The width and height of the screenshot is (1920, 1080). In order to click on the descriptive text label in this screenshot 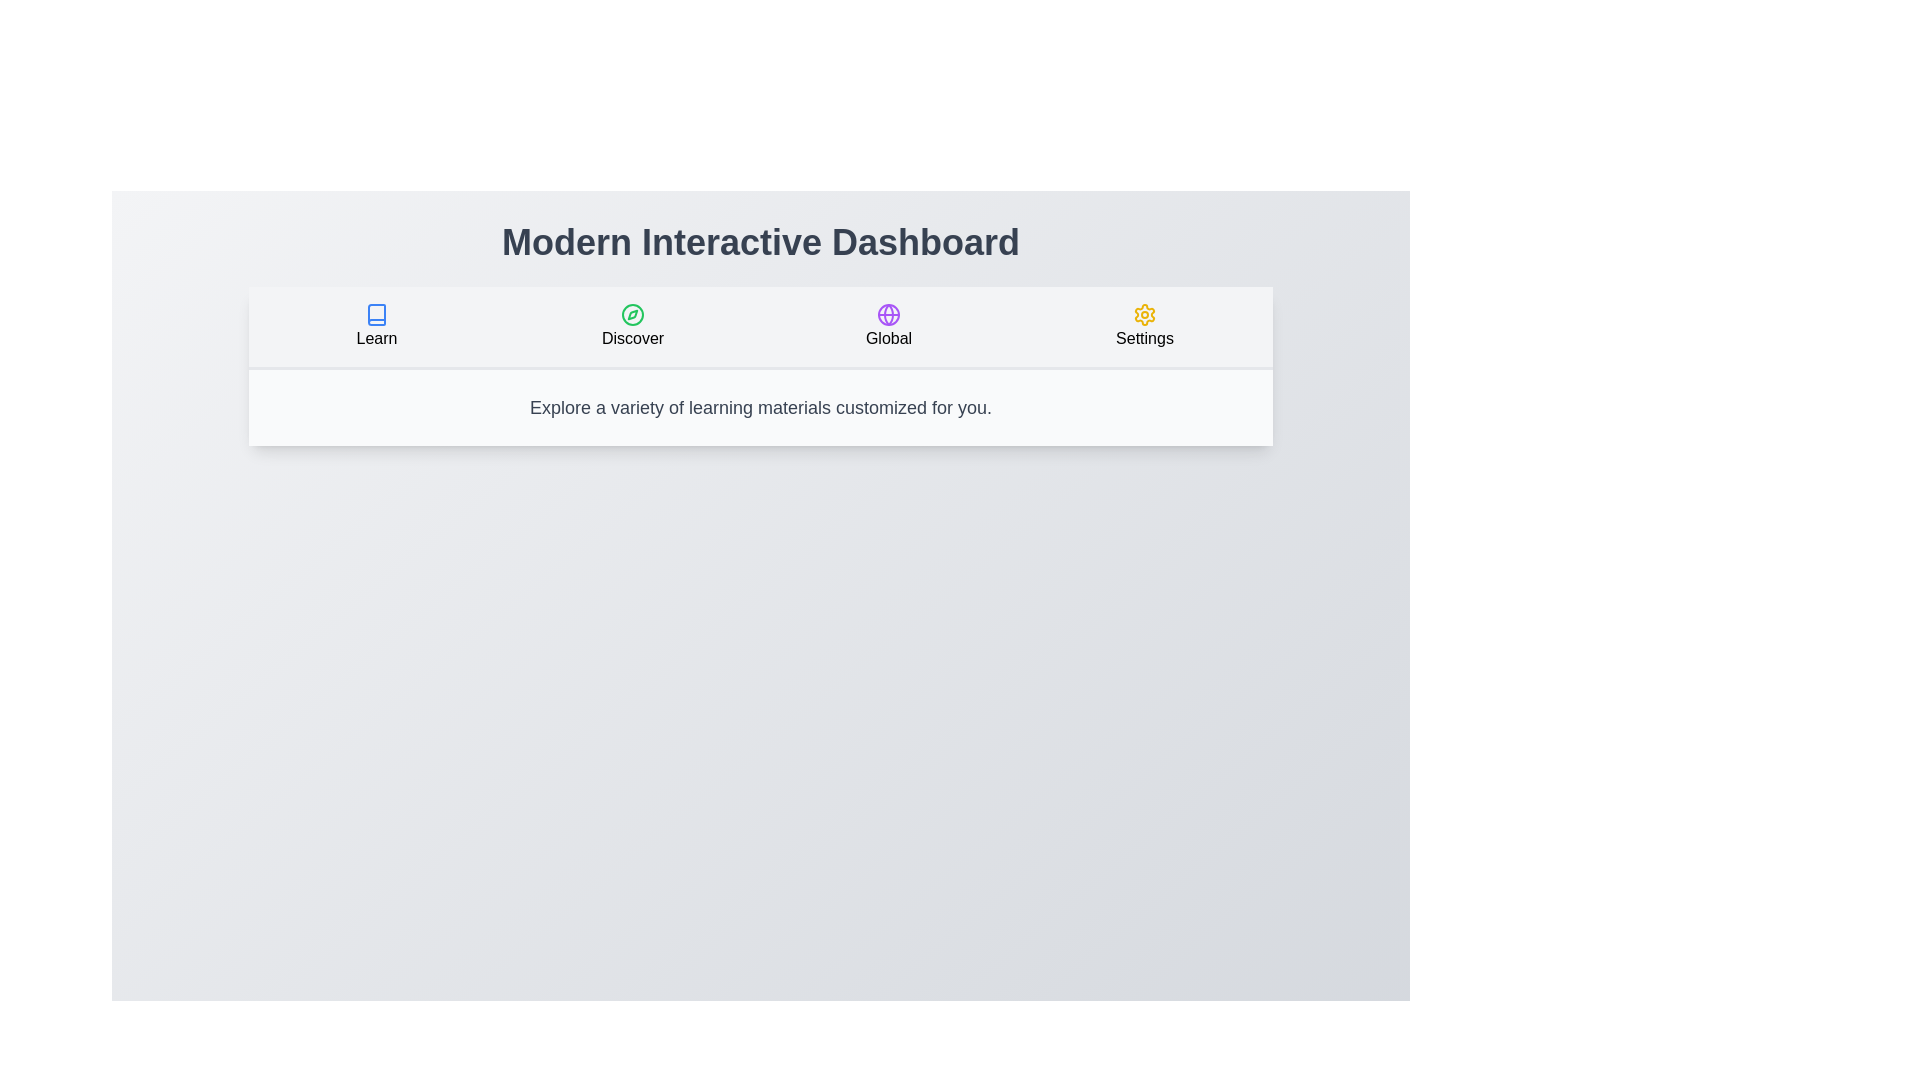, I will do `click(376, 338)`.